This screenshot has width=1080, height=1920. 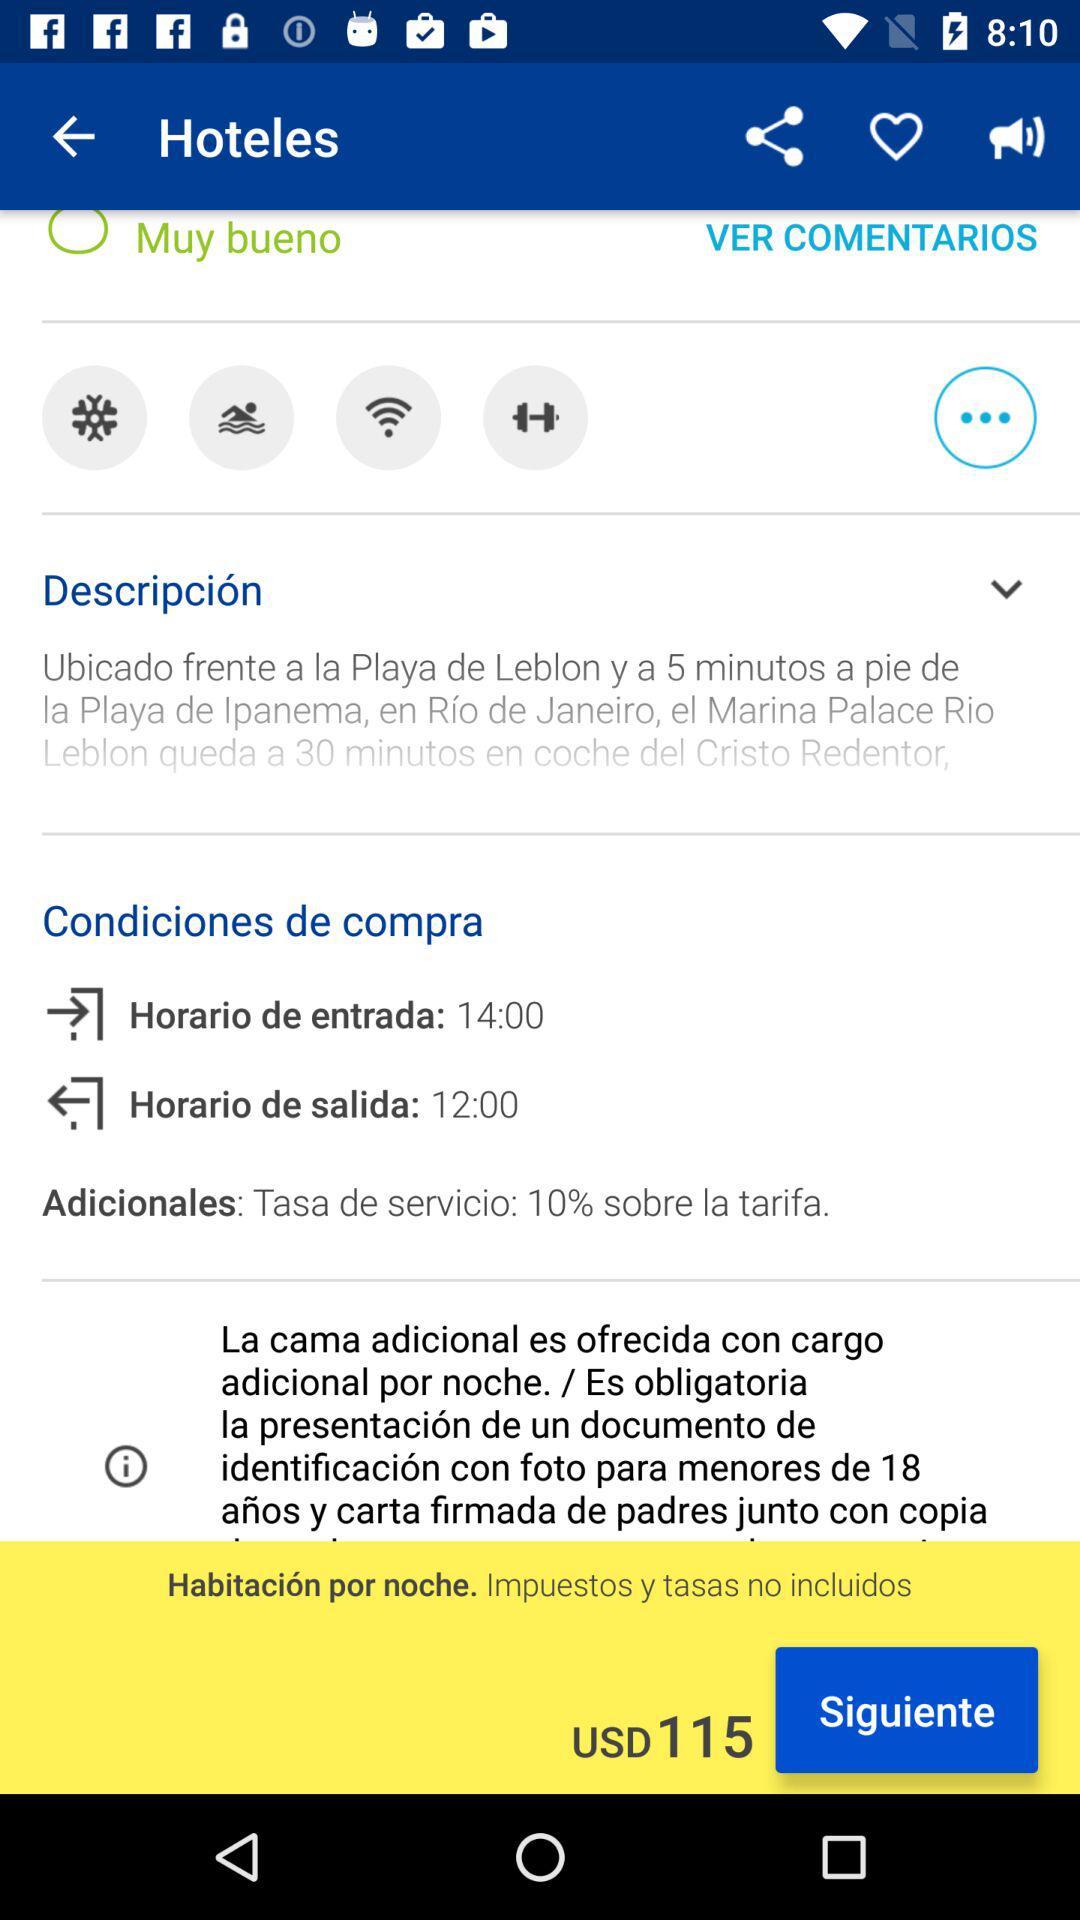 I want to click on the expand_more icon, so click(x=1006, y=587).